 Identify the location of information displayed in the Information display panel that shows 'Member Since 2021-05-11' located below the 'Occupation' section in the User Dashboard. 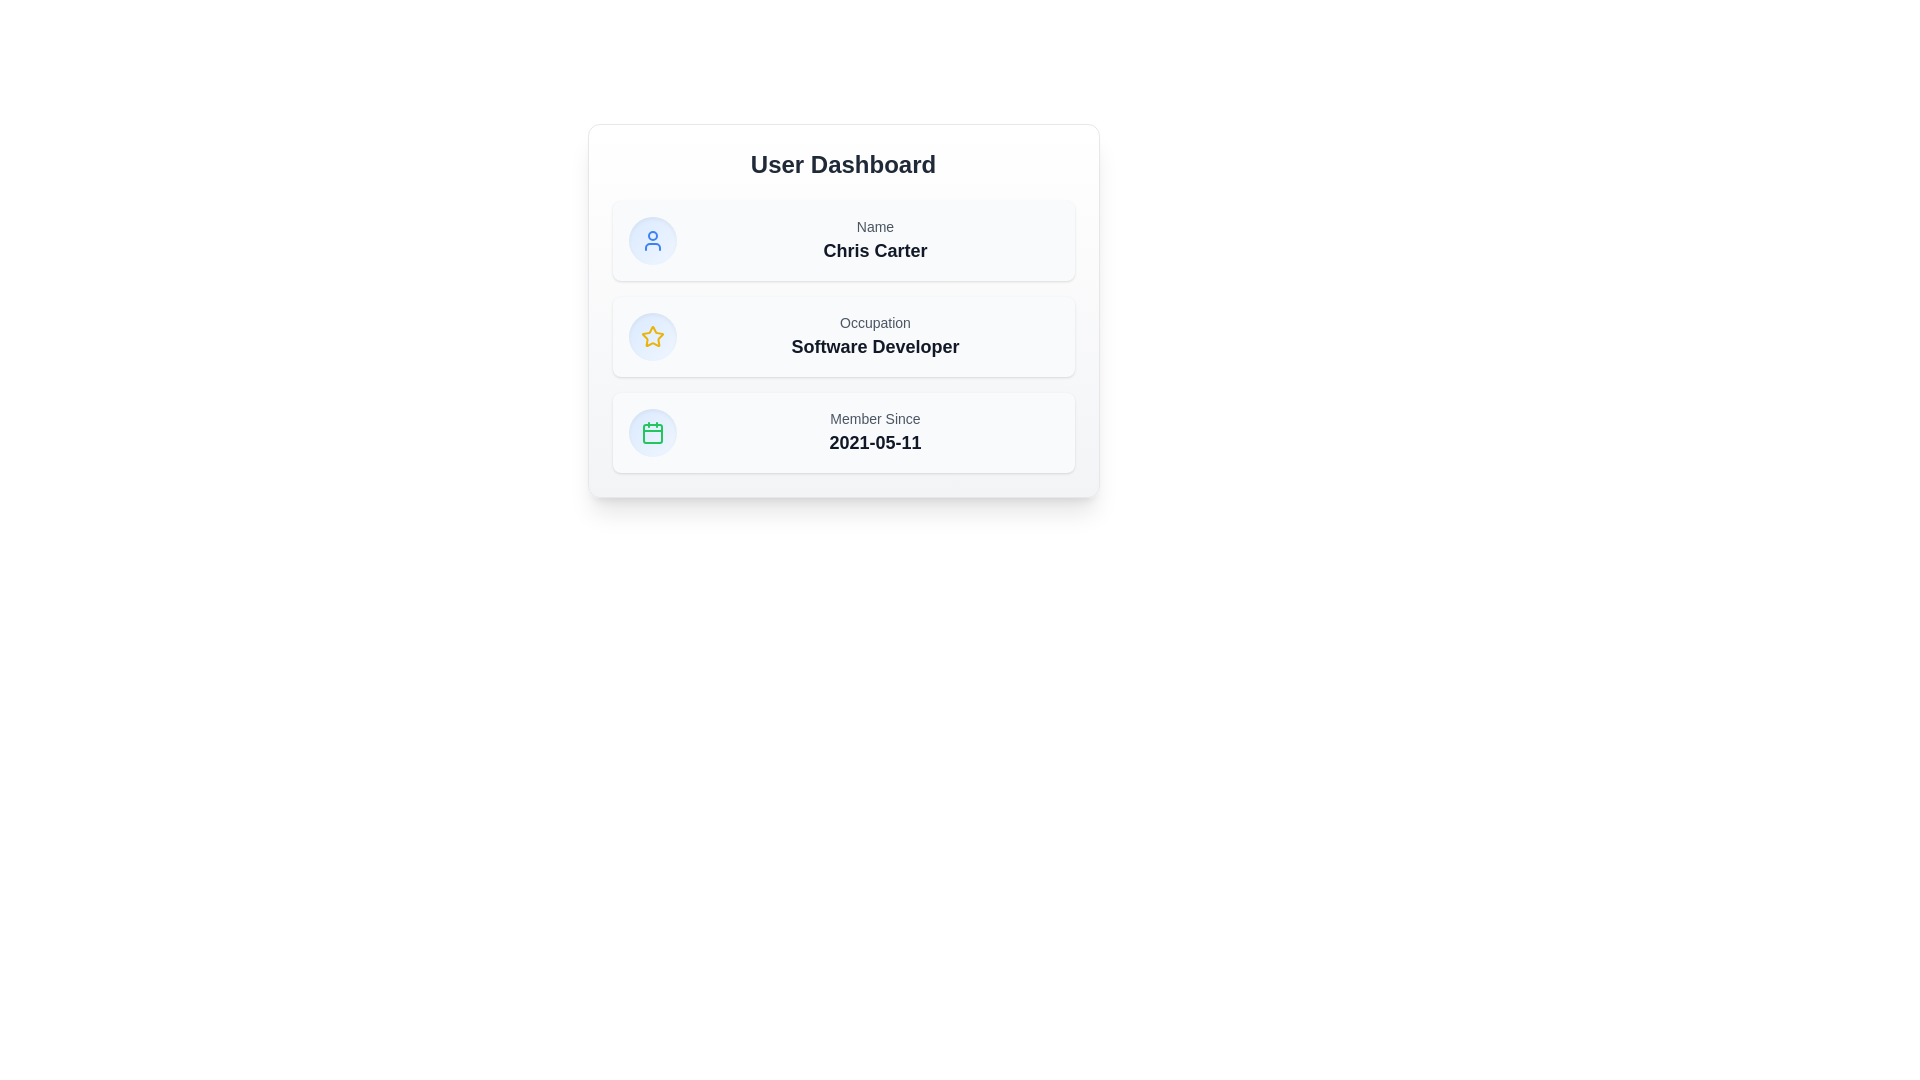
(843, 431).